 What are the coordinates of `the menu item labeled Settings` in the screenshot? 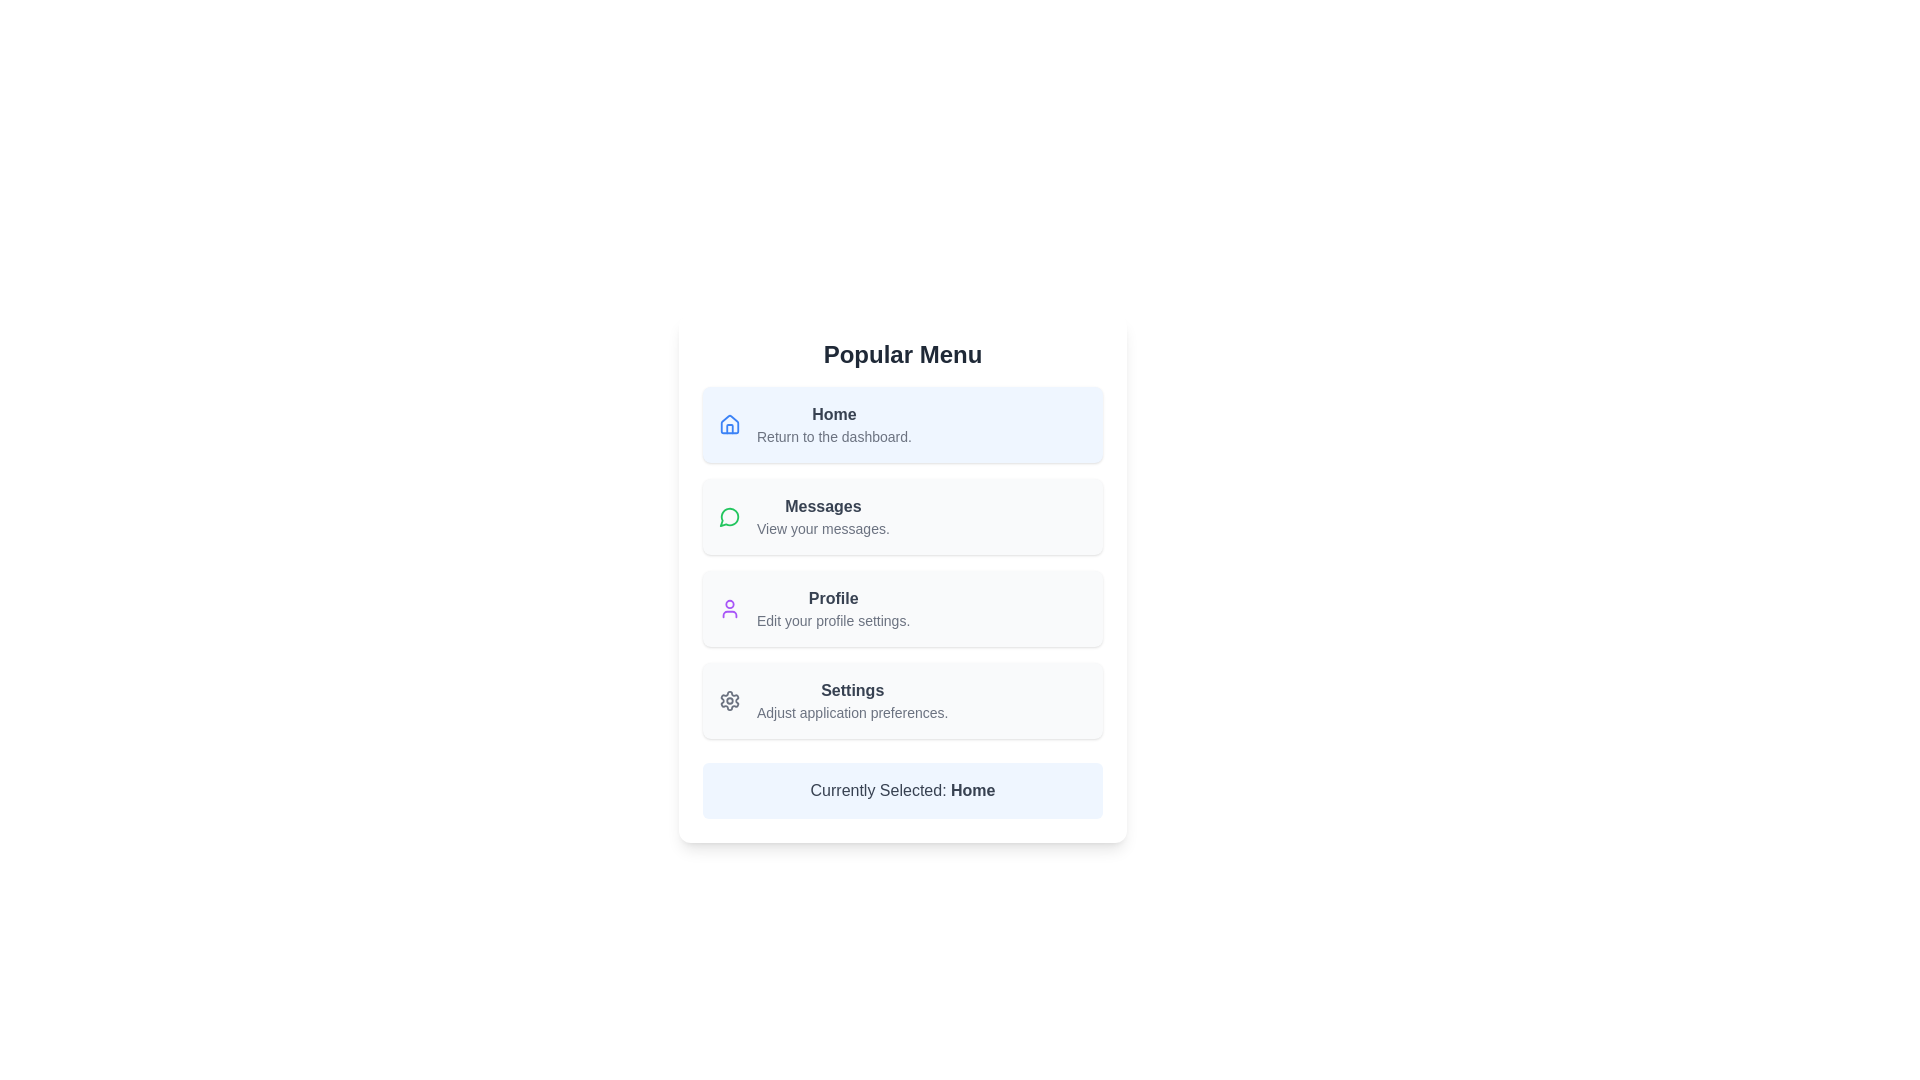 It's located at (851, 700).